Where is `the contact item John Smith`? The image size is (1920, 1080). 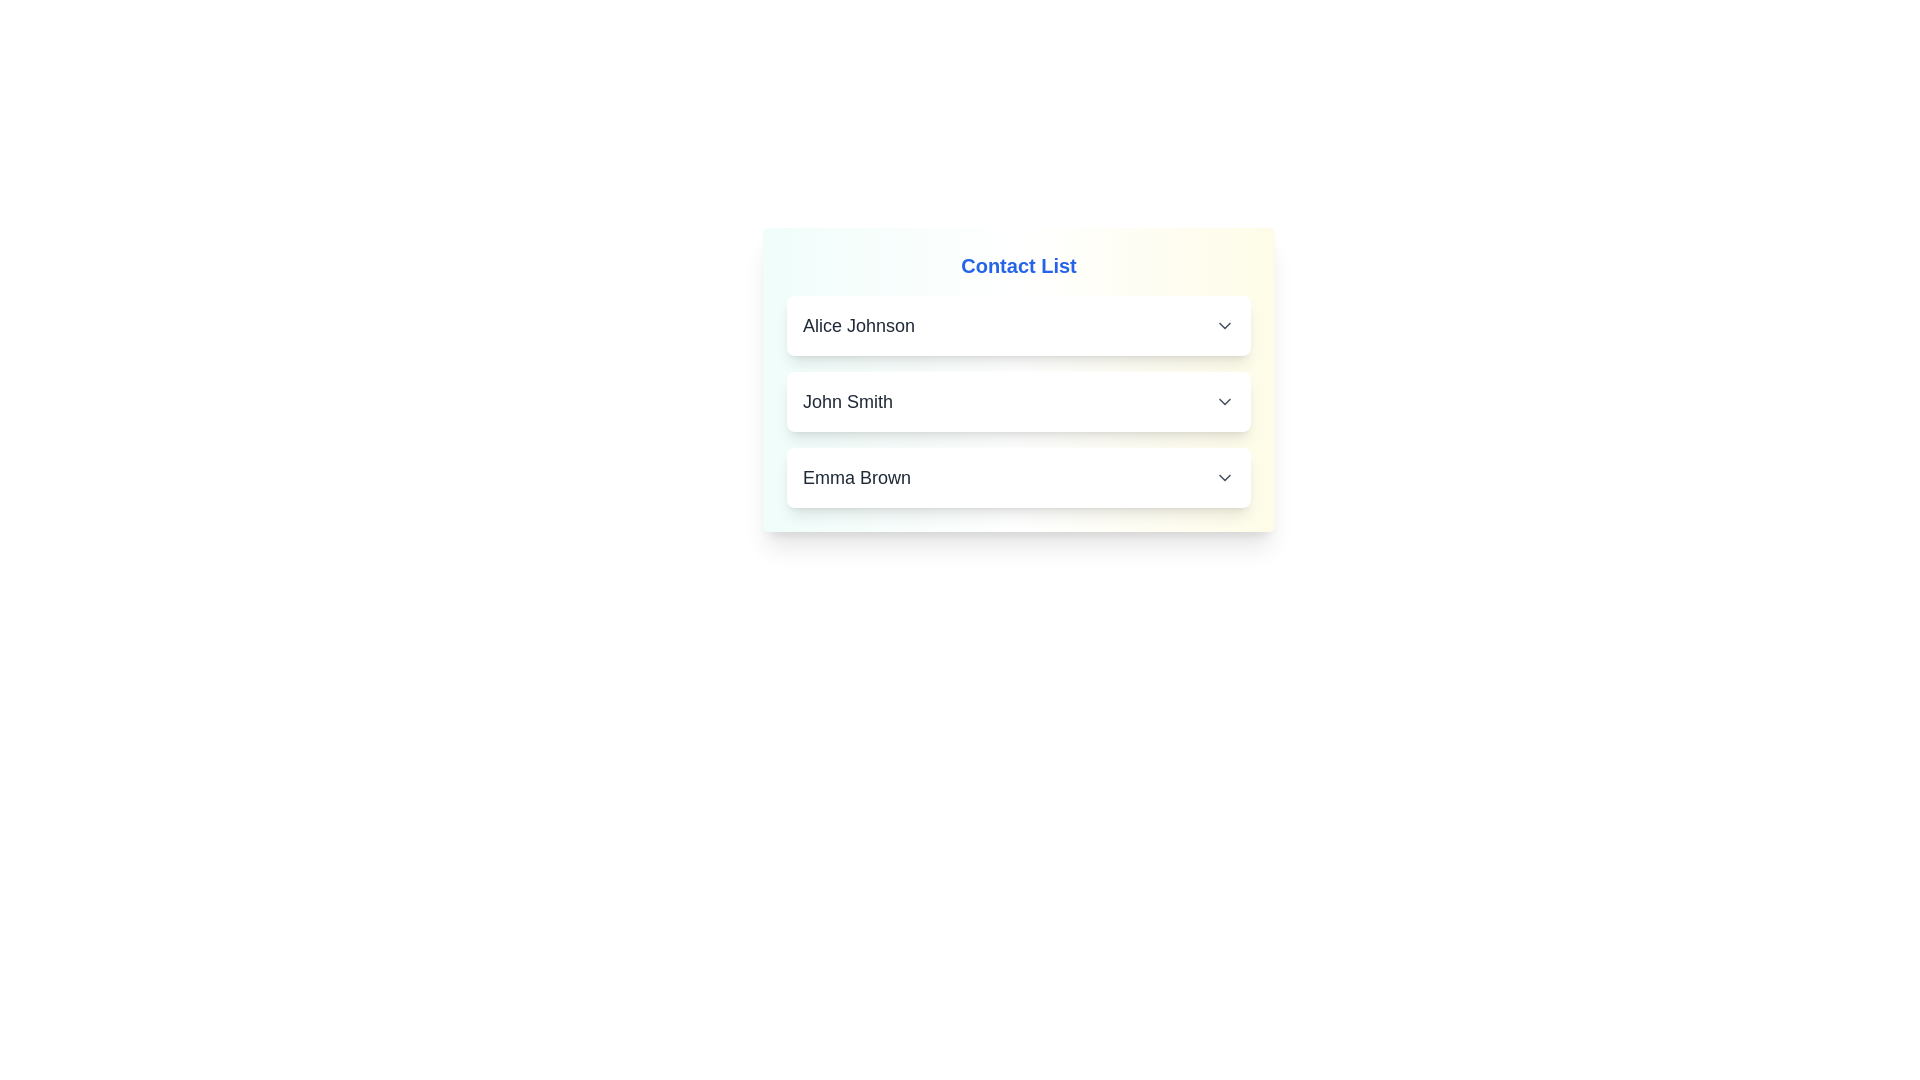
the contact item John Smith is located at coordinates (1018, 401).